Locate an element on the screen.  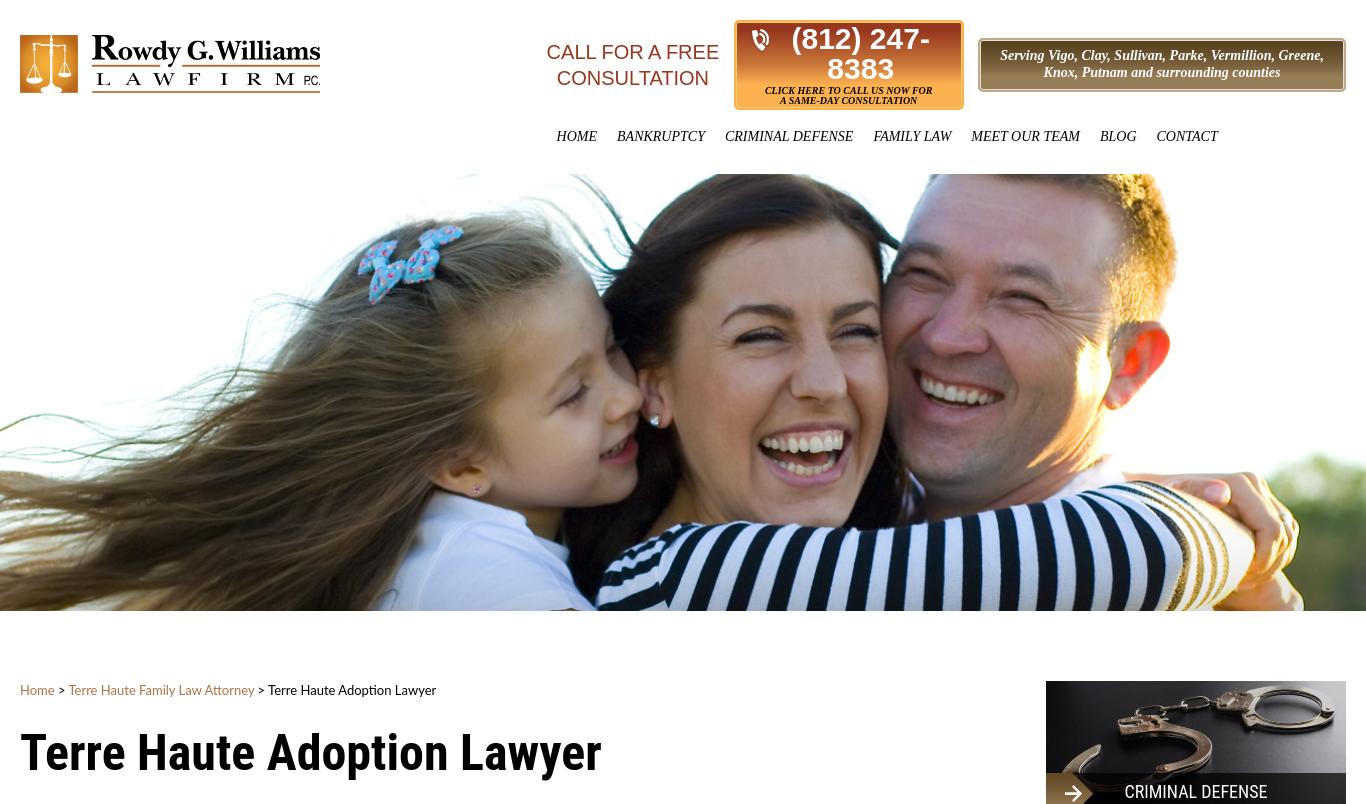
'A Same-Day Consultation' is located at coordinates (847, 99).